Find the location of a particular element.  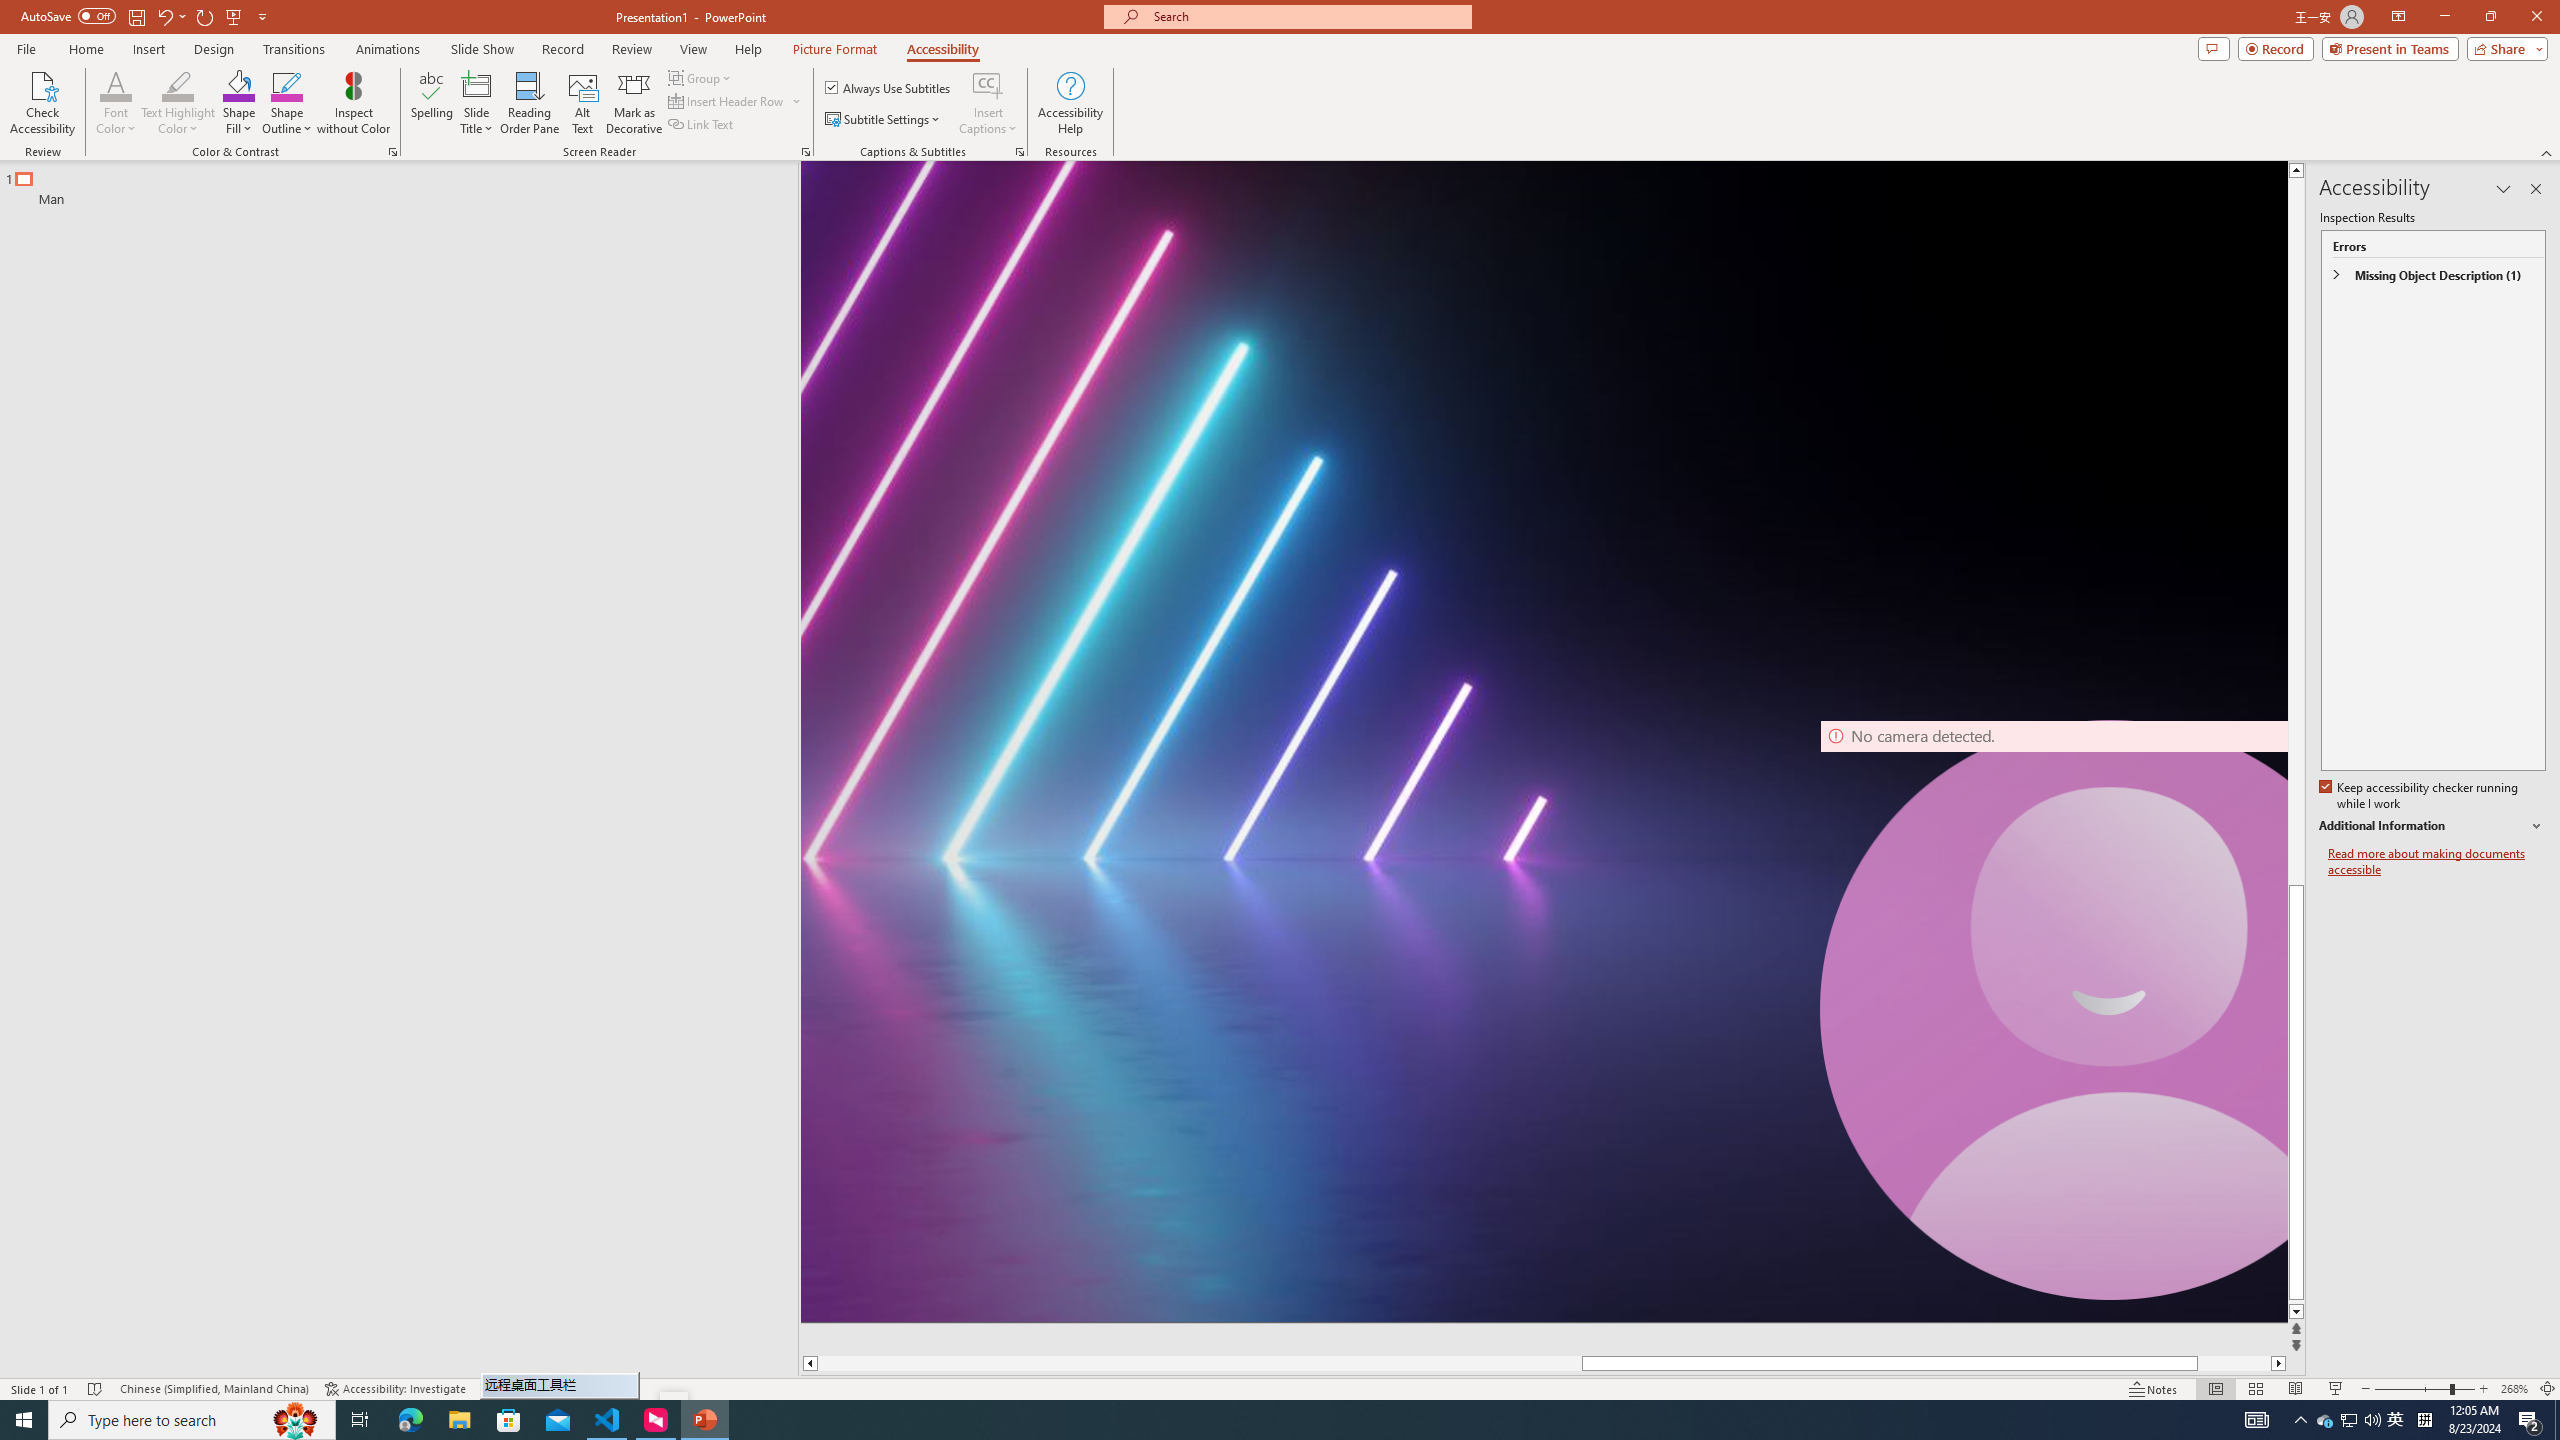

'File Tab' is located at coordinates (25, 47).